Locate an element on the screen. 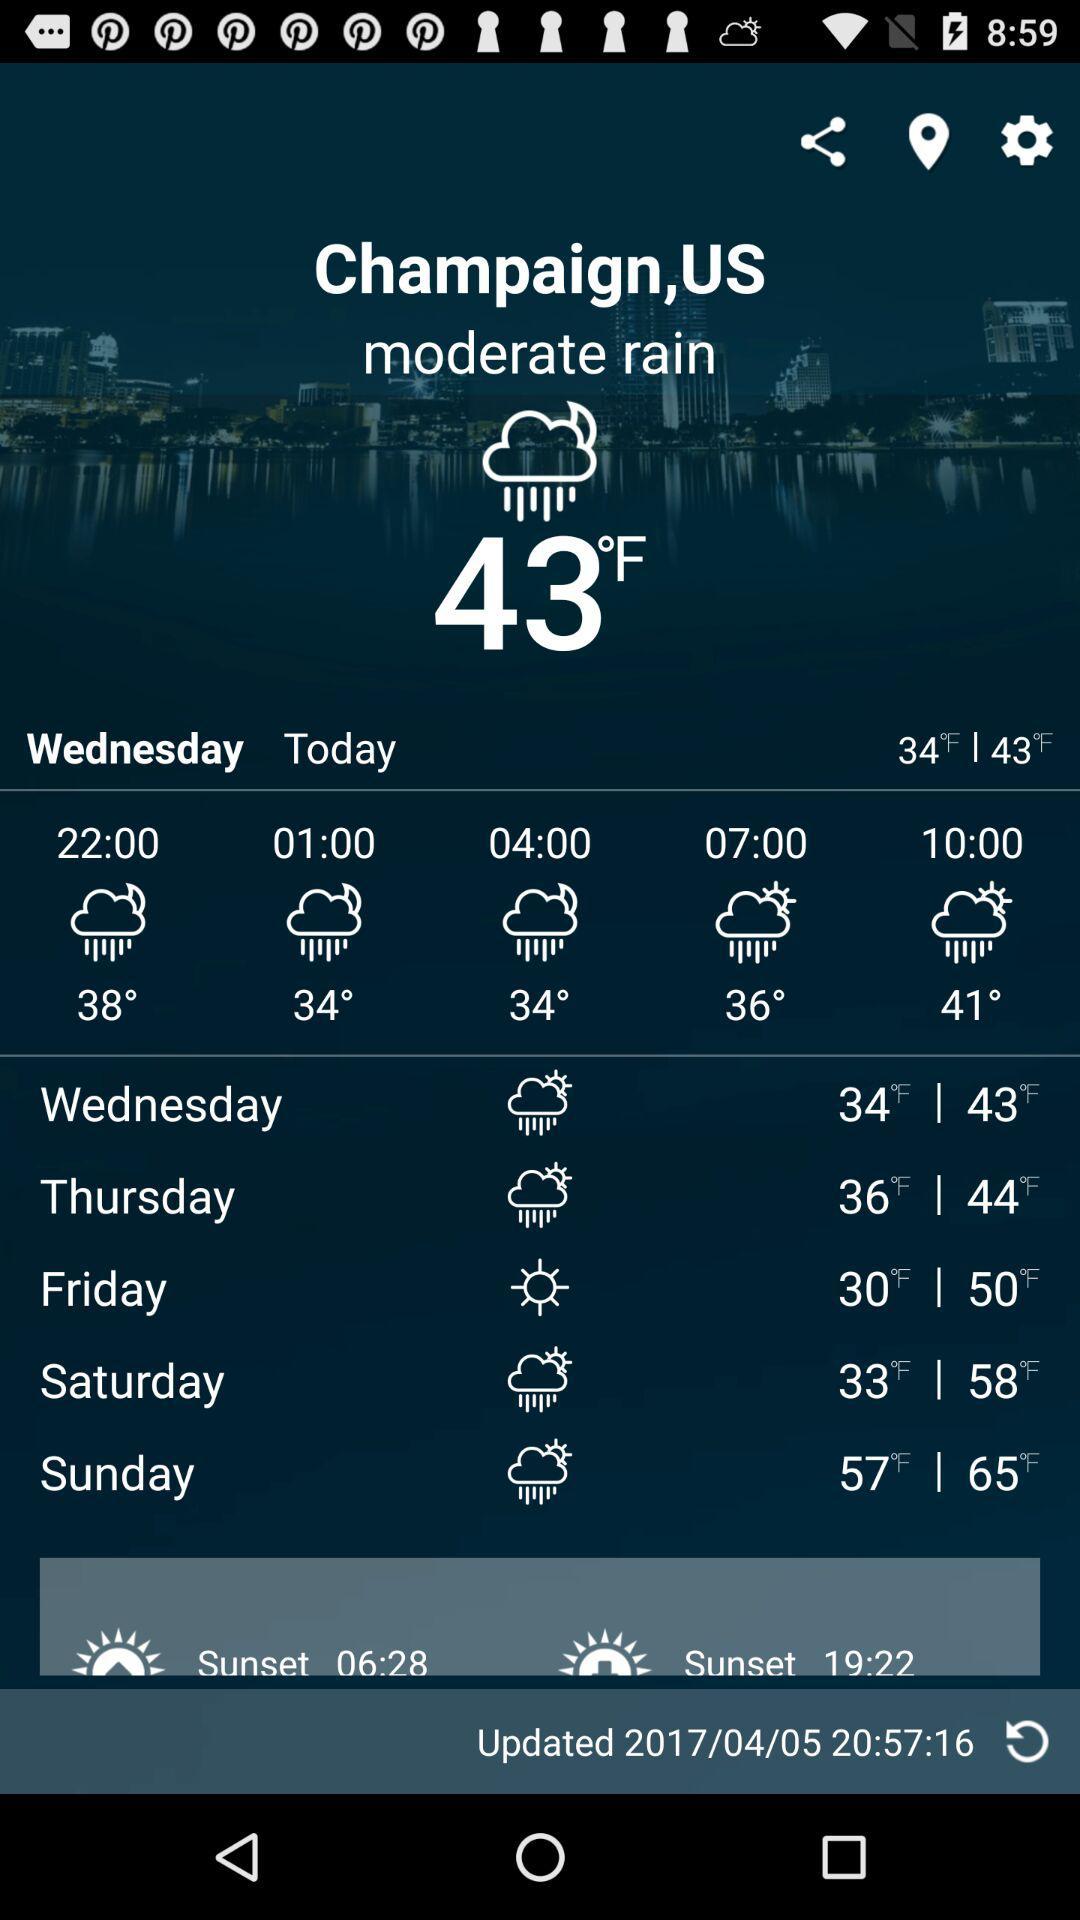  weather details is located at coordinates (1027, 1740).